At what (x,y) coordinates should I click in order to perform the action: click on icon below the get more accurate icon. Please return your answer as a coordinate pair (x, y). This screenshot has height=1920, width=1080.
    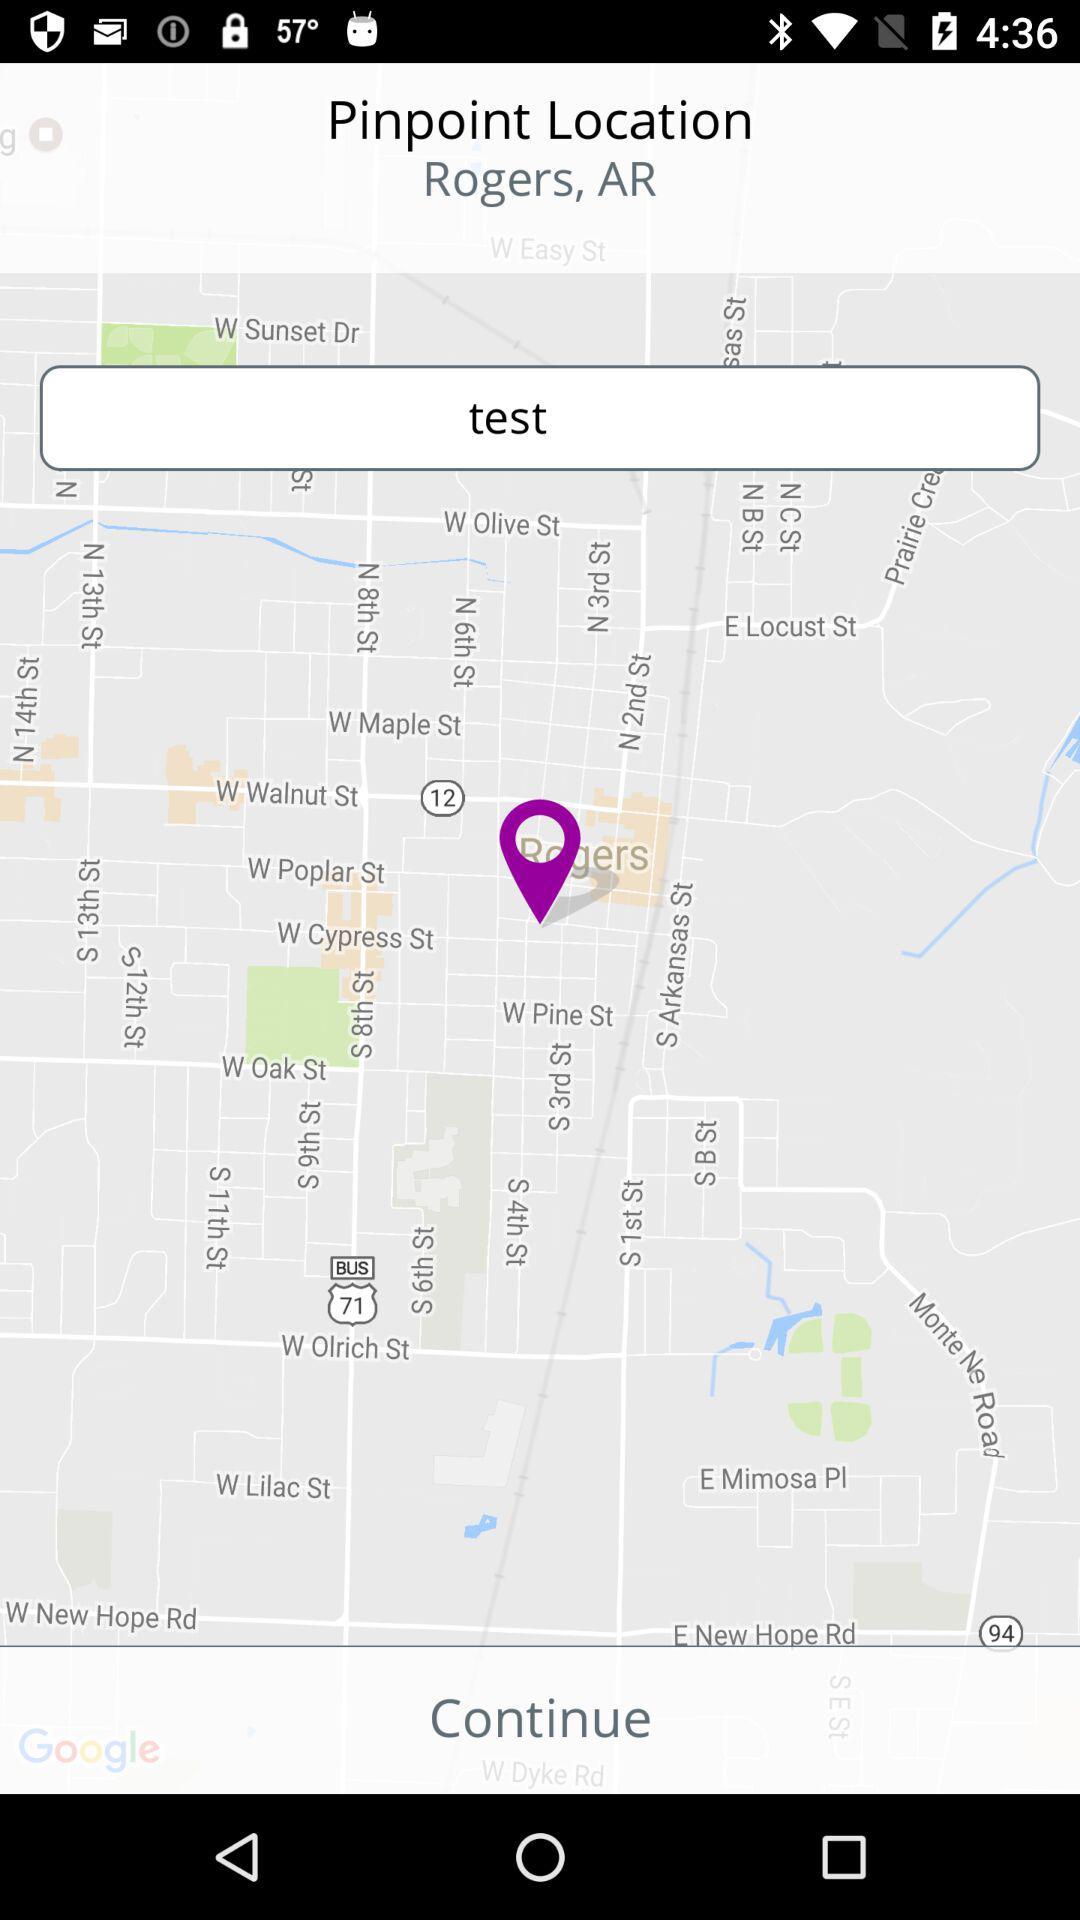
    Looking at the image, I should click on (540, 1719).